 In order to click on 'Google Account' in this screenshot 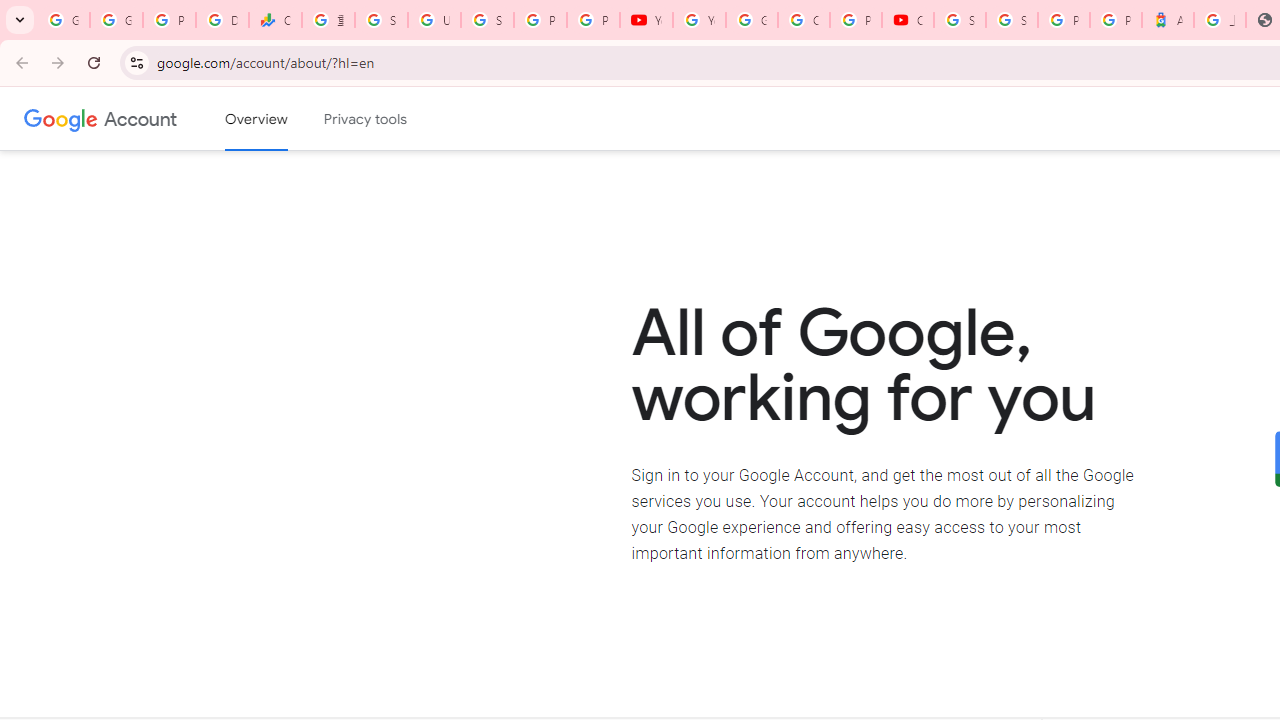, I will do `click(139, 118)`.